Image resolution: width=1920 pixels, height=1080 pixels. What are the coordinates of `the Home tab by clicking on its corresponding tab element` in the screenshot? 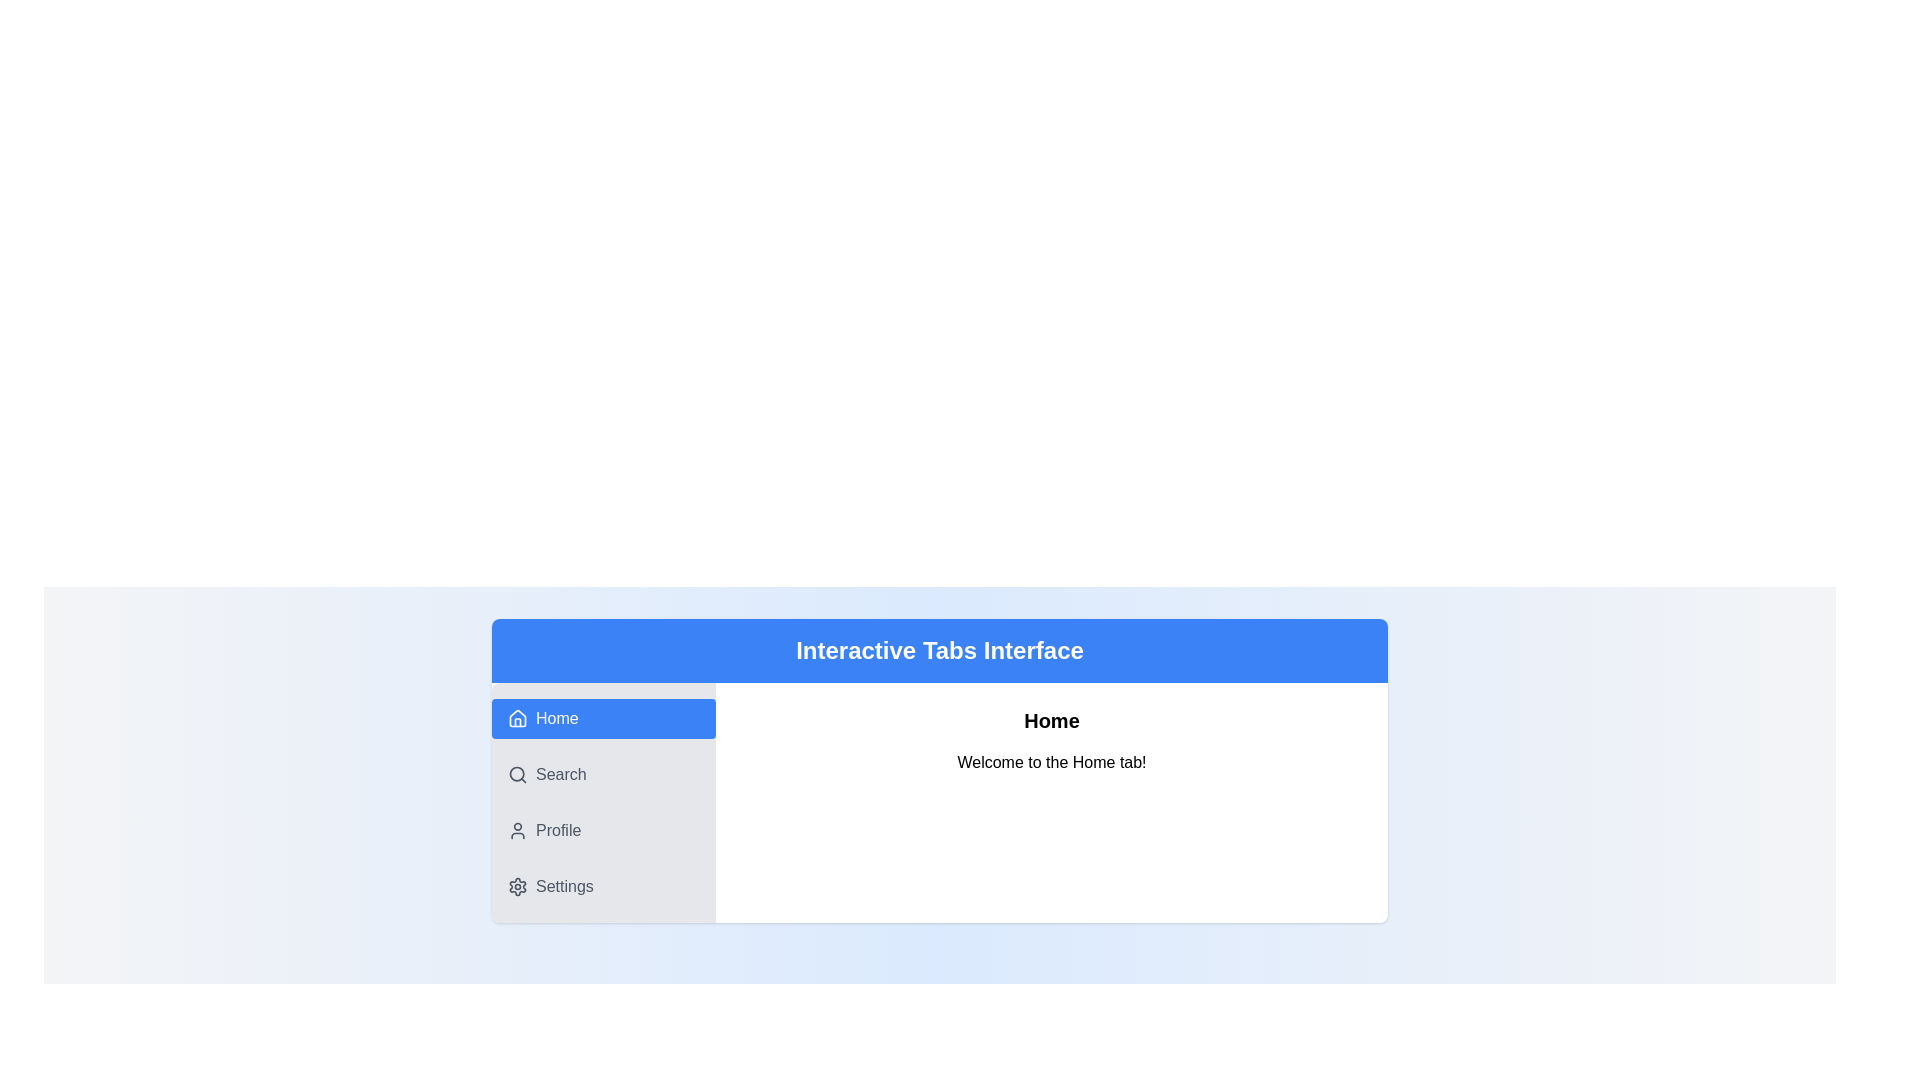 It's located at (603, 717).